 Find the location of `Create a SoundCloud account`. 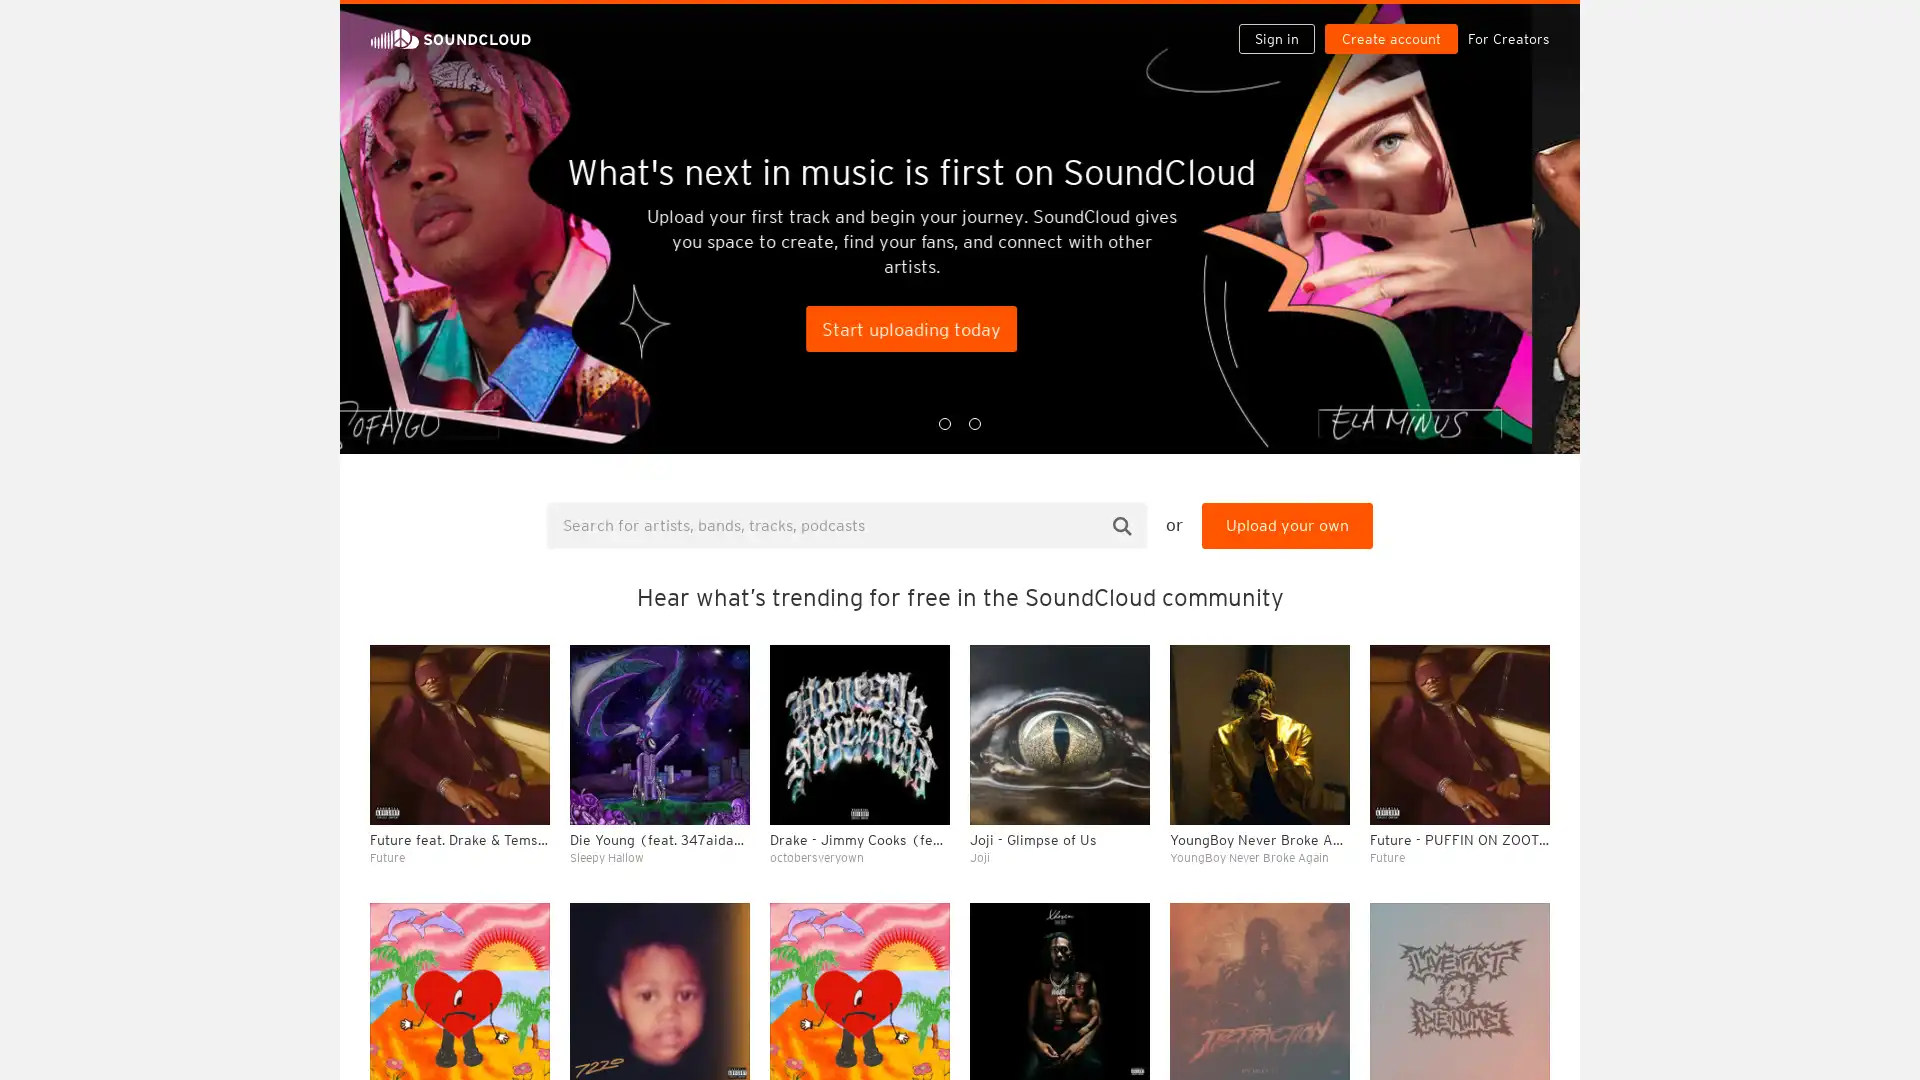

Create a SoundCloud account is located at coordinates (1395, 22).